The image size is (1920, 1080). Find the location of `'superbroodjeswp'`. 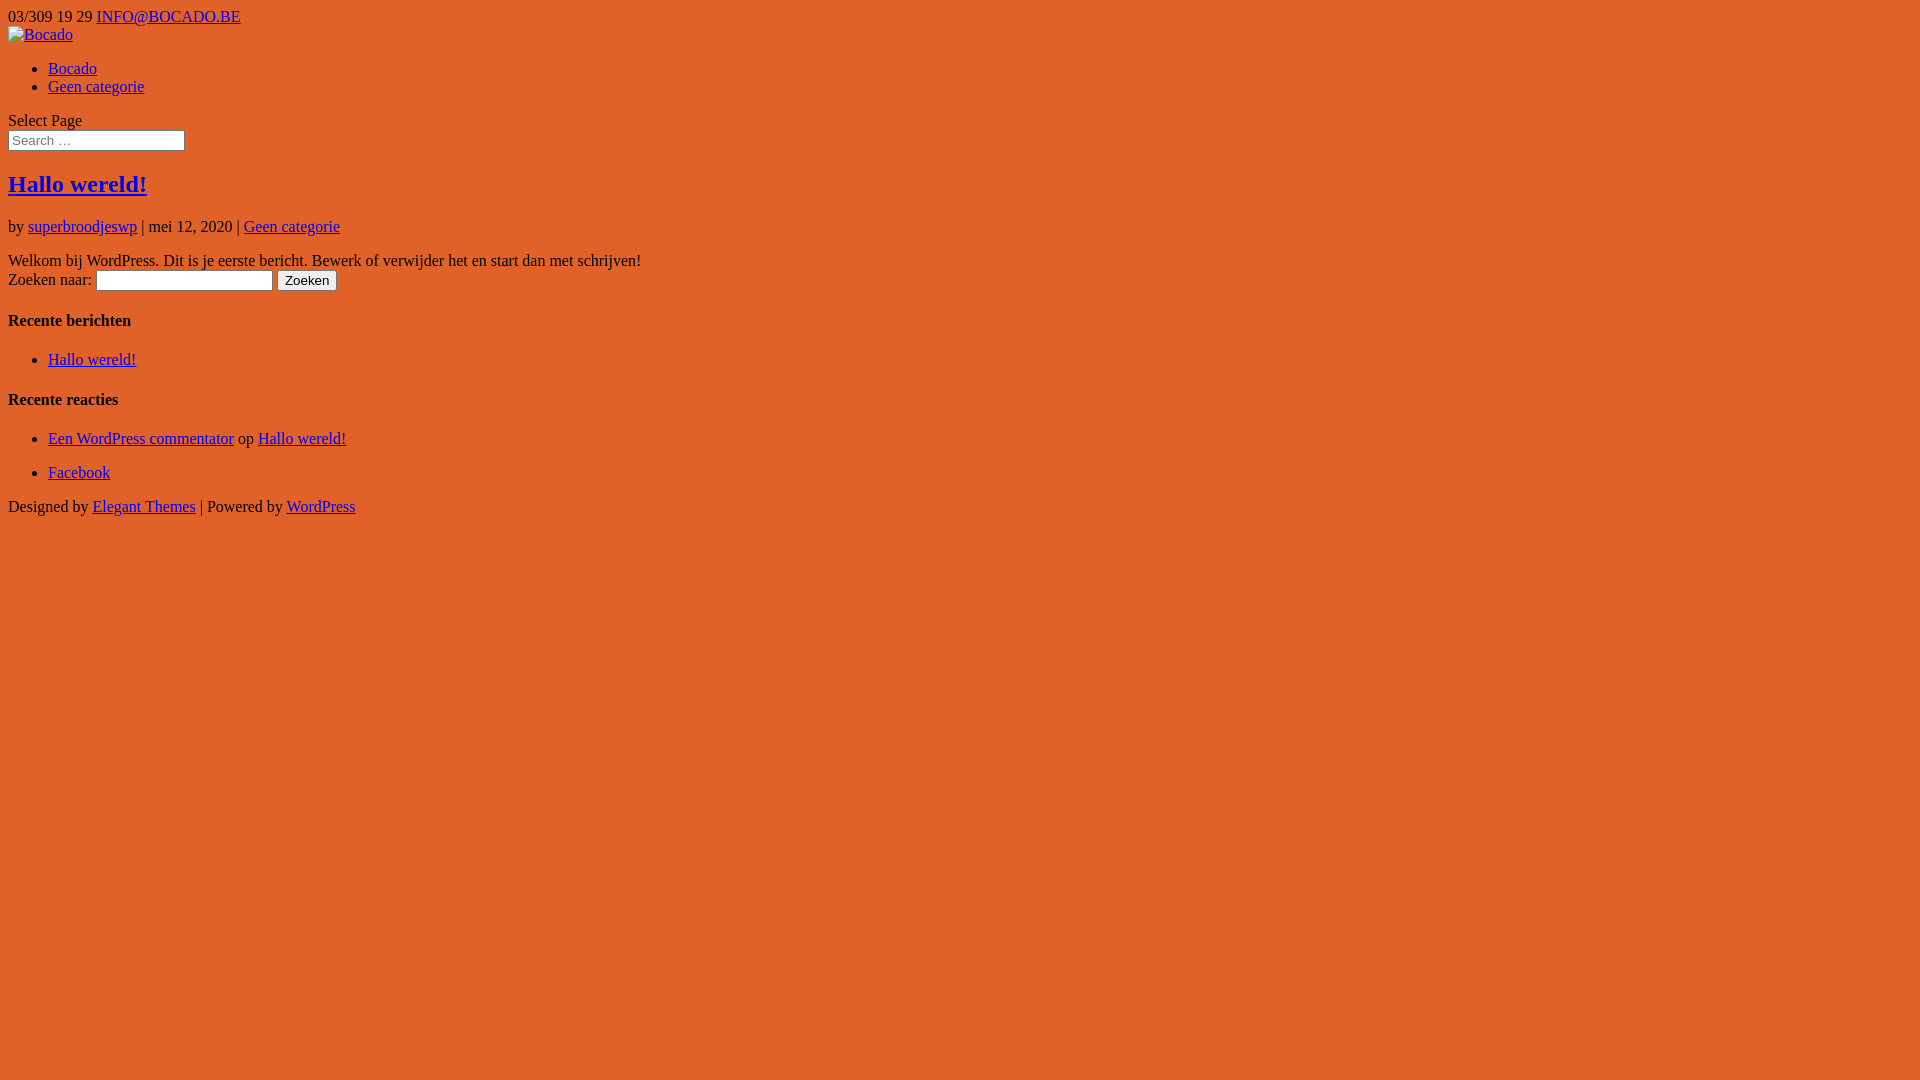

'superbroodjeswp' is located at coordinates (28, 225).